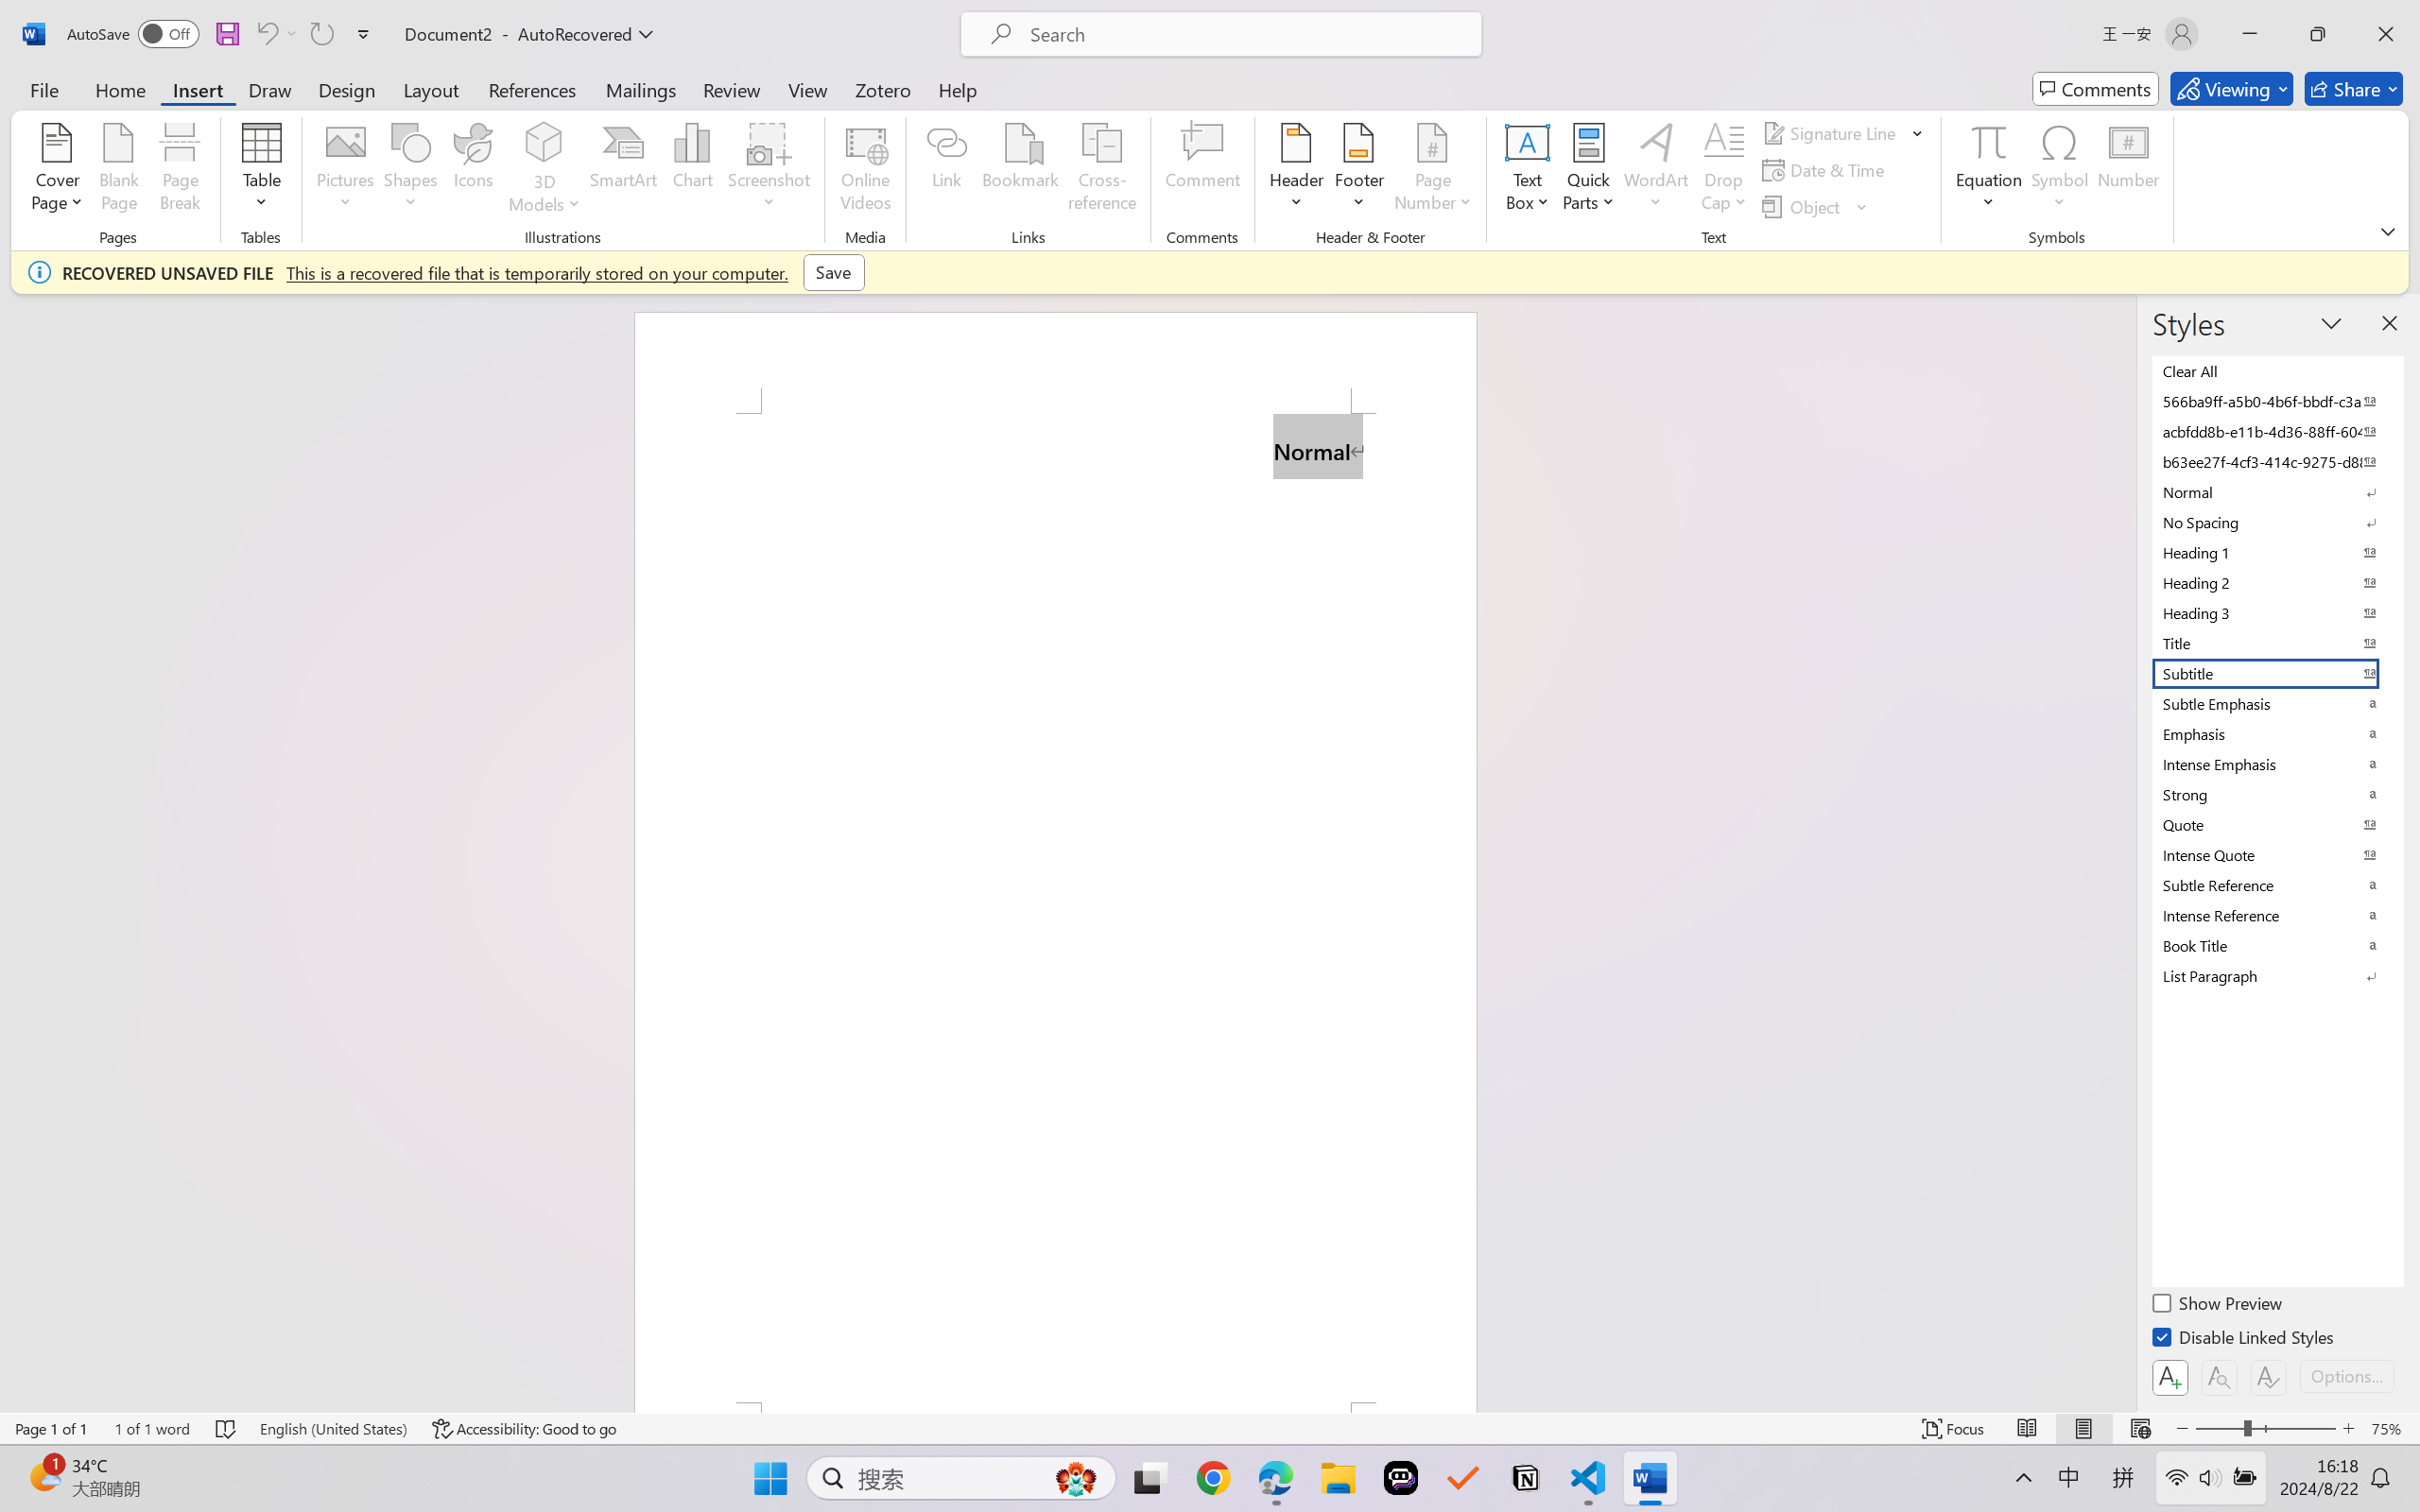 The width and height of the screenshot is (2420, 1512). I want to click on 'Signature Line', so click(1831, 131).